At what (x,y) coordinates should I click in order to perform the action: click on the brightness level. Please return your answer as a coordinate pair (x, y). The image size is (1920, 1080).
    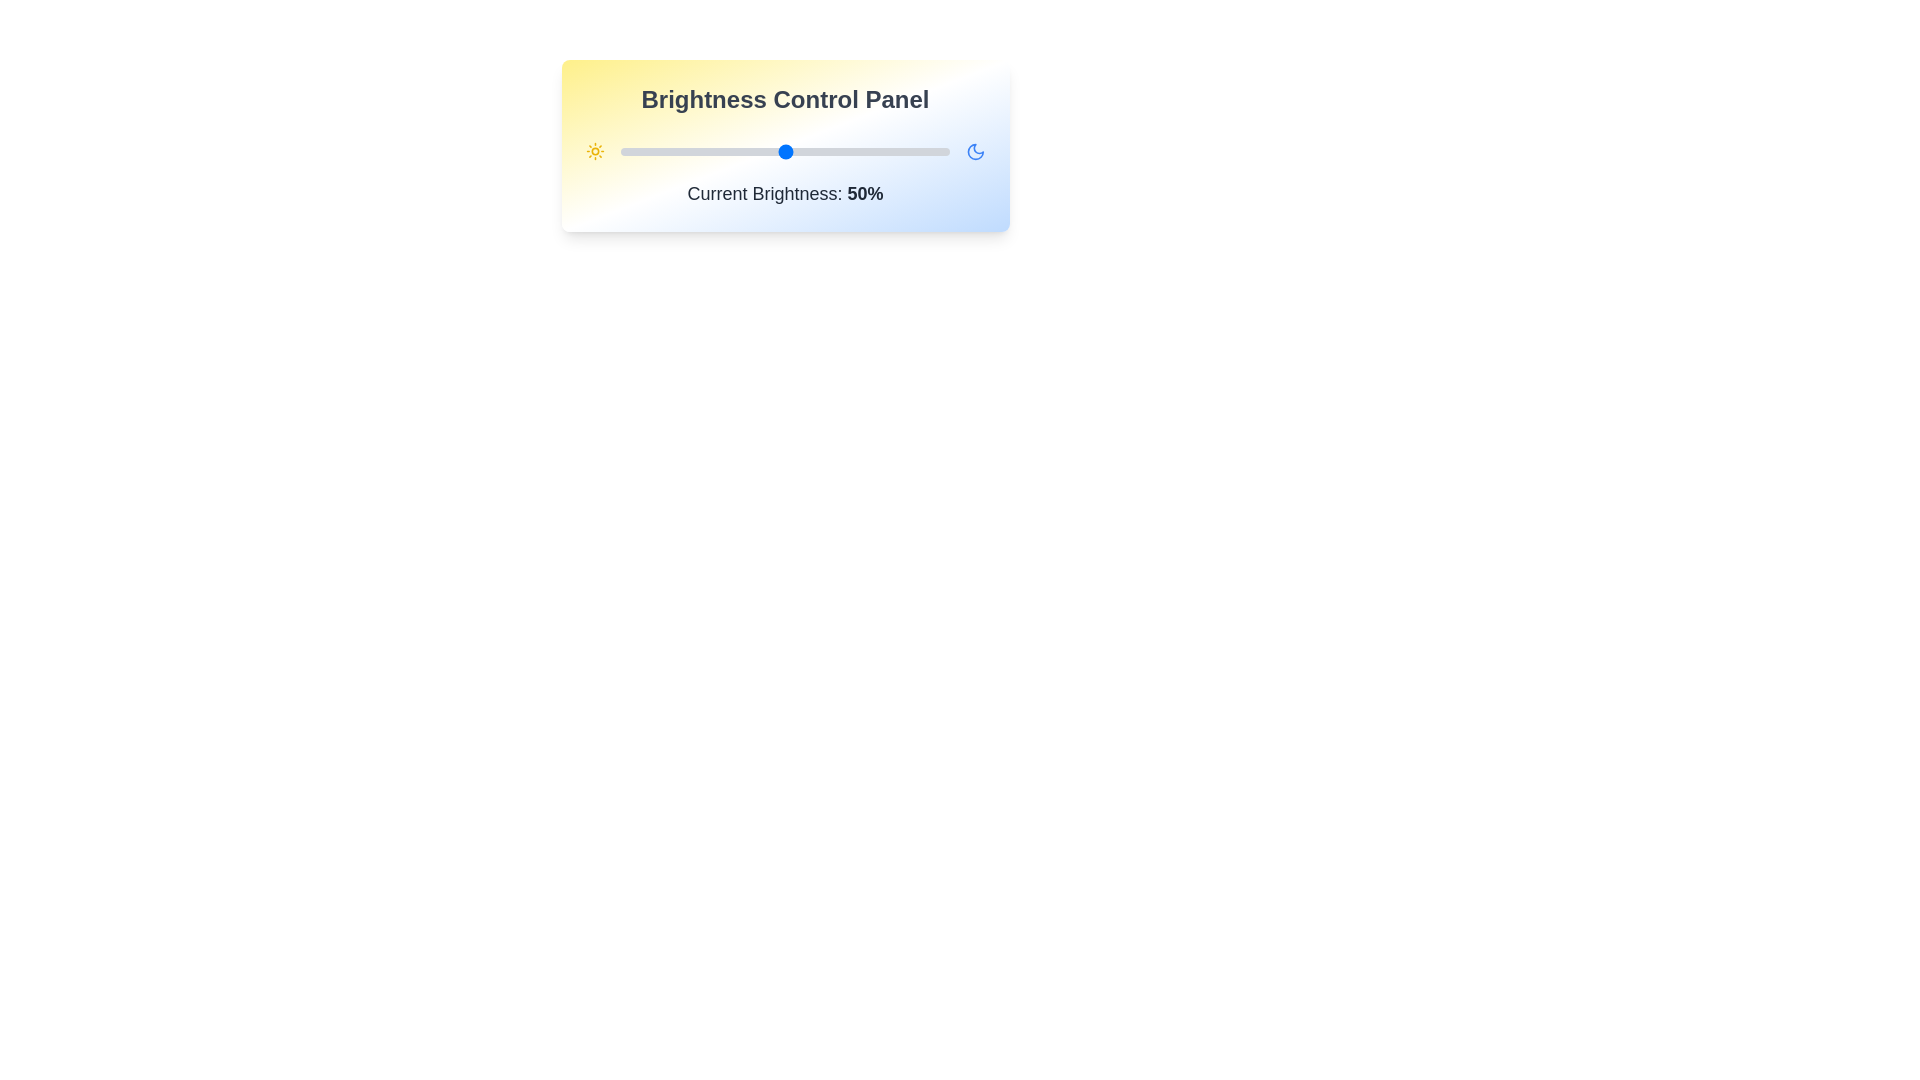
    Looking at the image, I should click on (915, 150).